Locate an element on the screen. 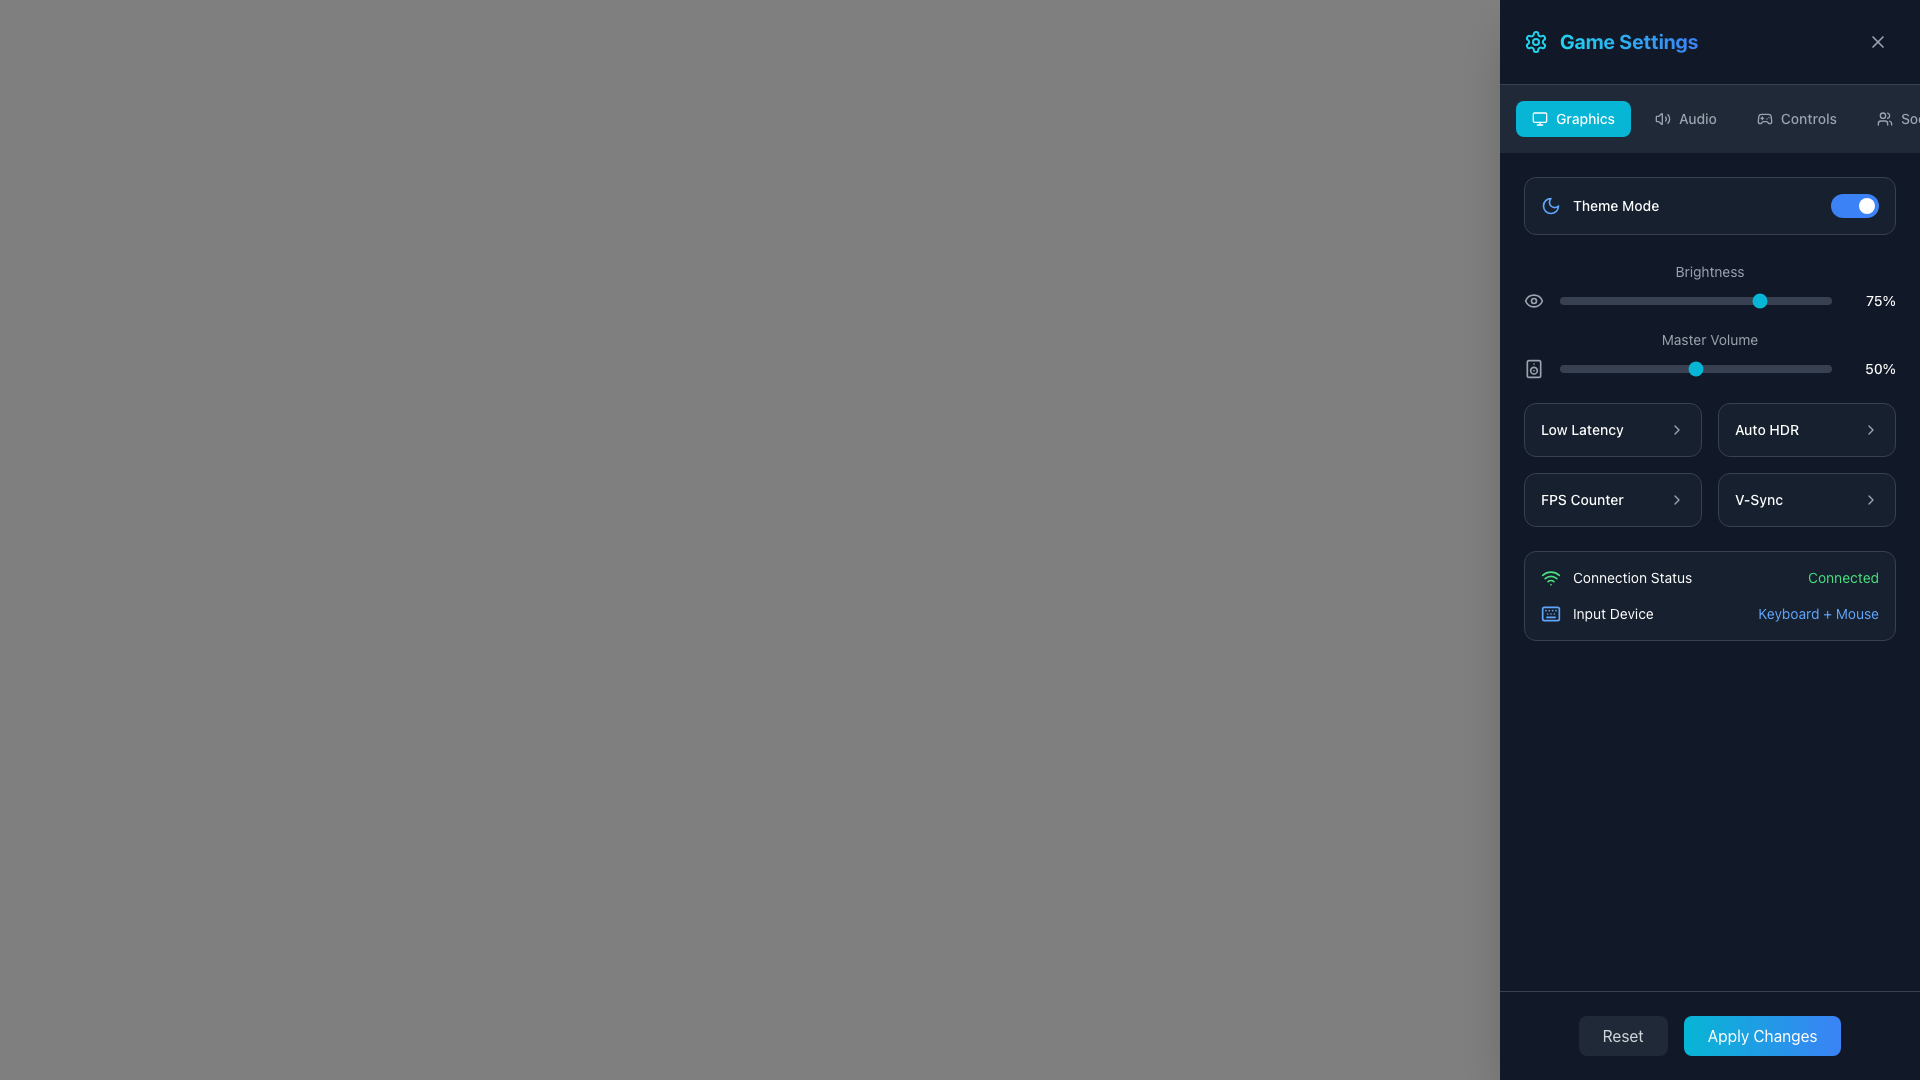 The image size is (1920, 1080). the 'Auto HDR' label, which is a bold white text on a dark background, located in the second row of the right column under graphical settings is located at coordinates (1767, 428).